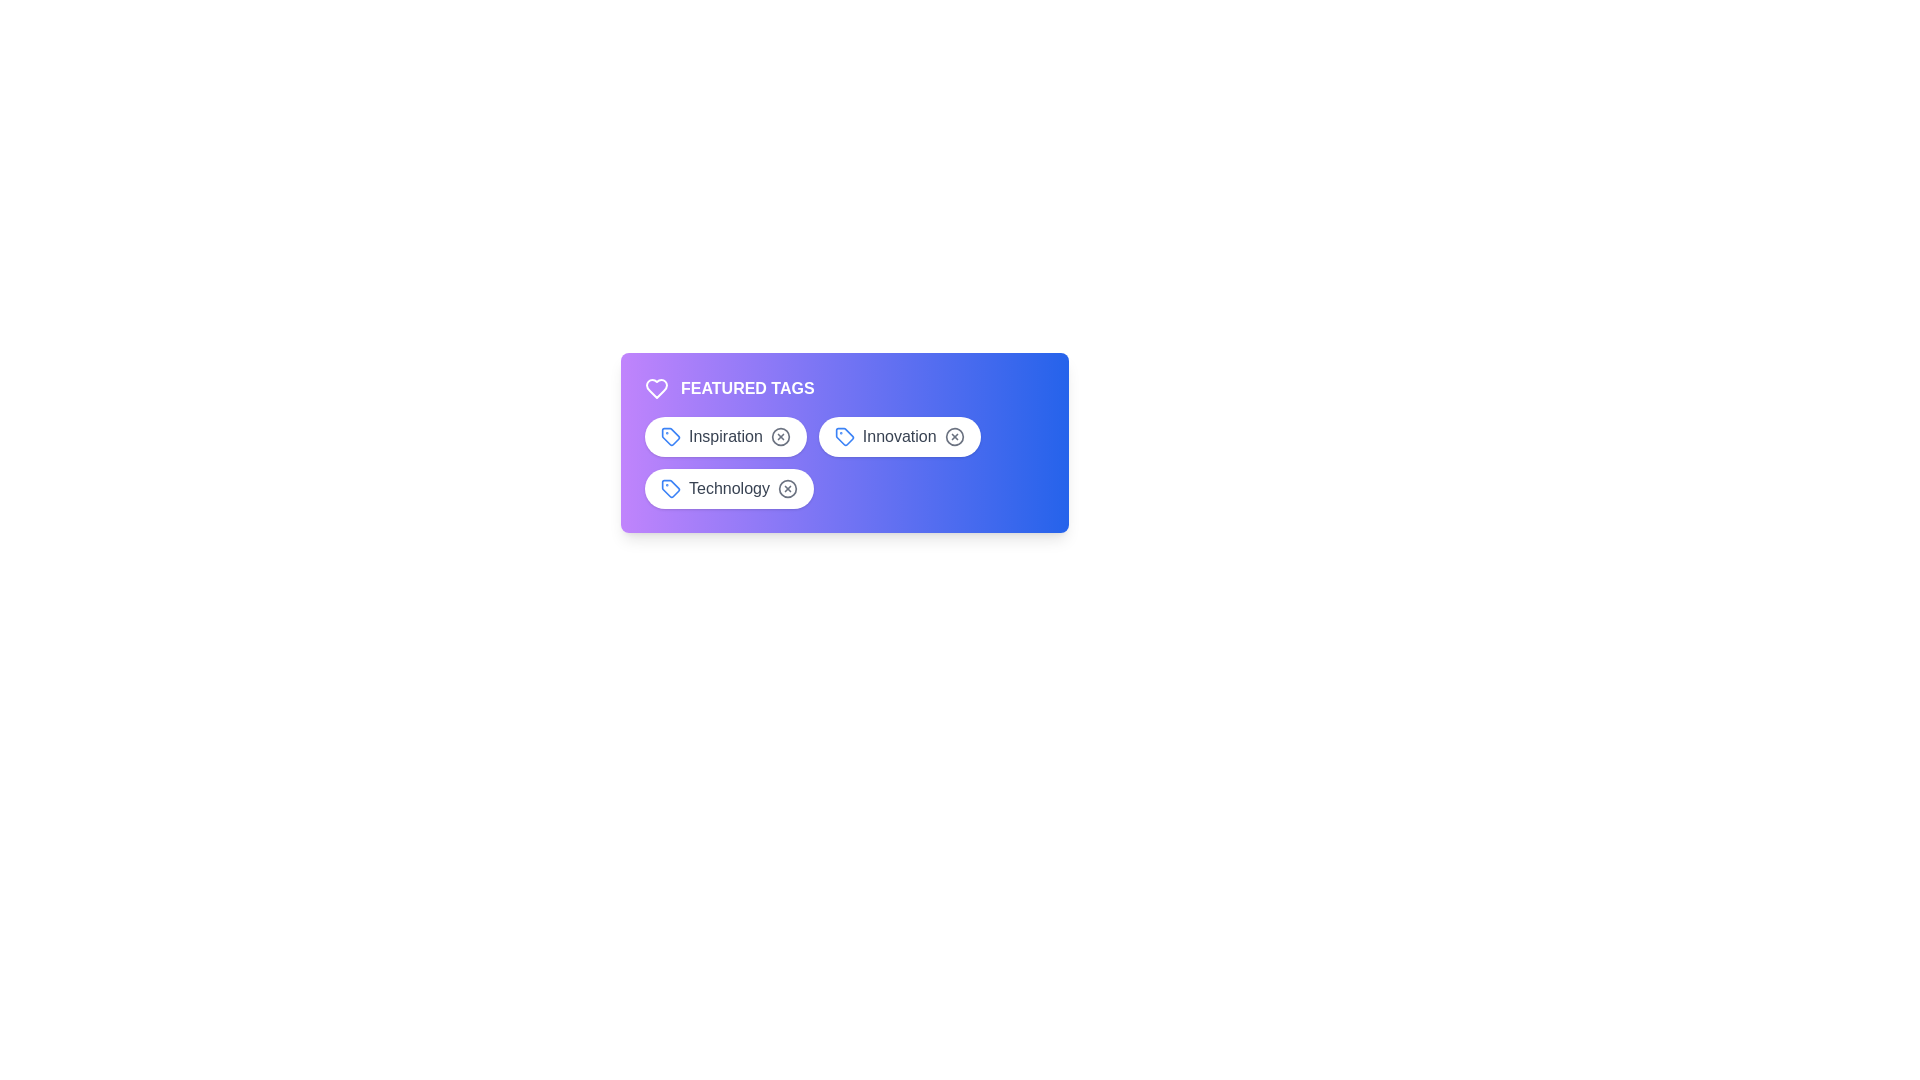  Describe the element at coordinates (844, 435) in the screenshot. I see `the icon representing the 'Innovation' tag located in the center-right section of the 'FEATURED TAGS' component` at that location.